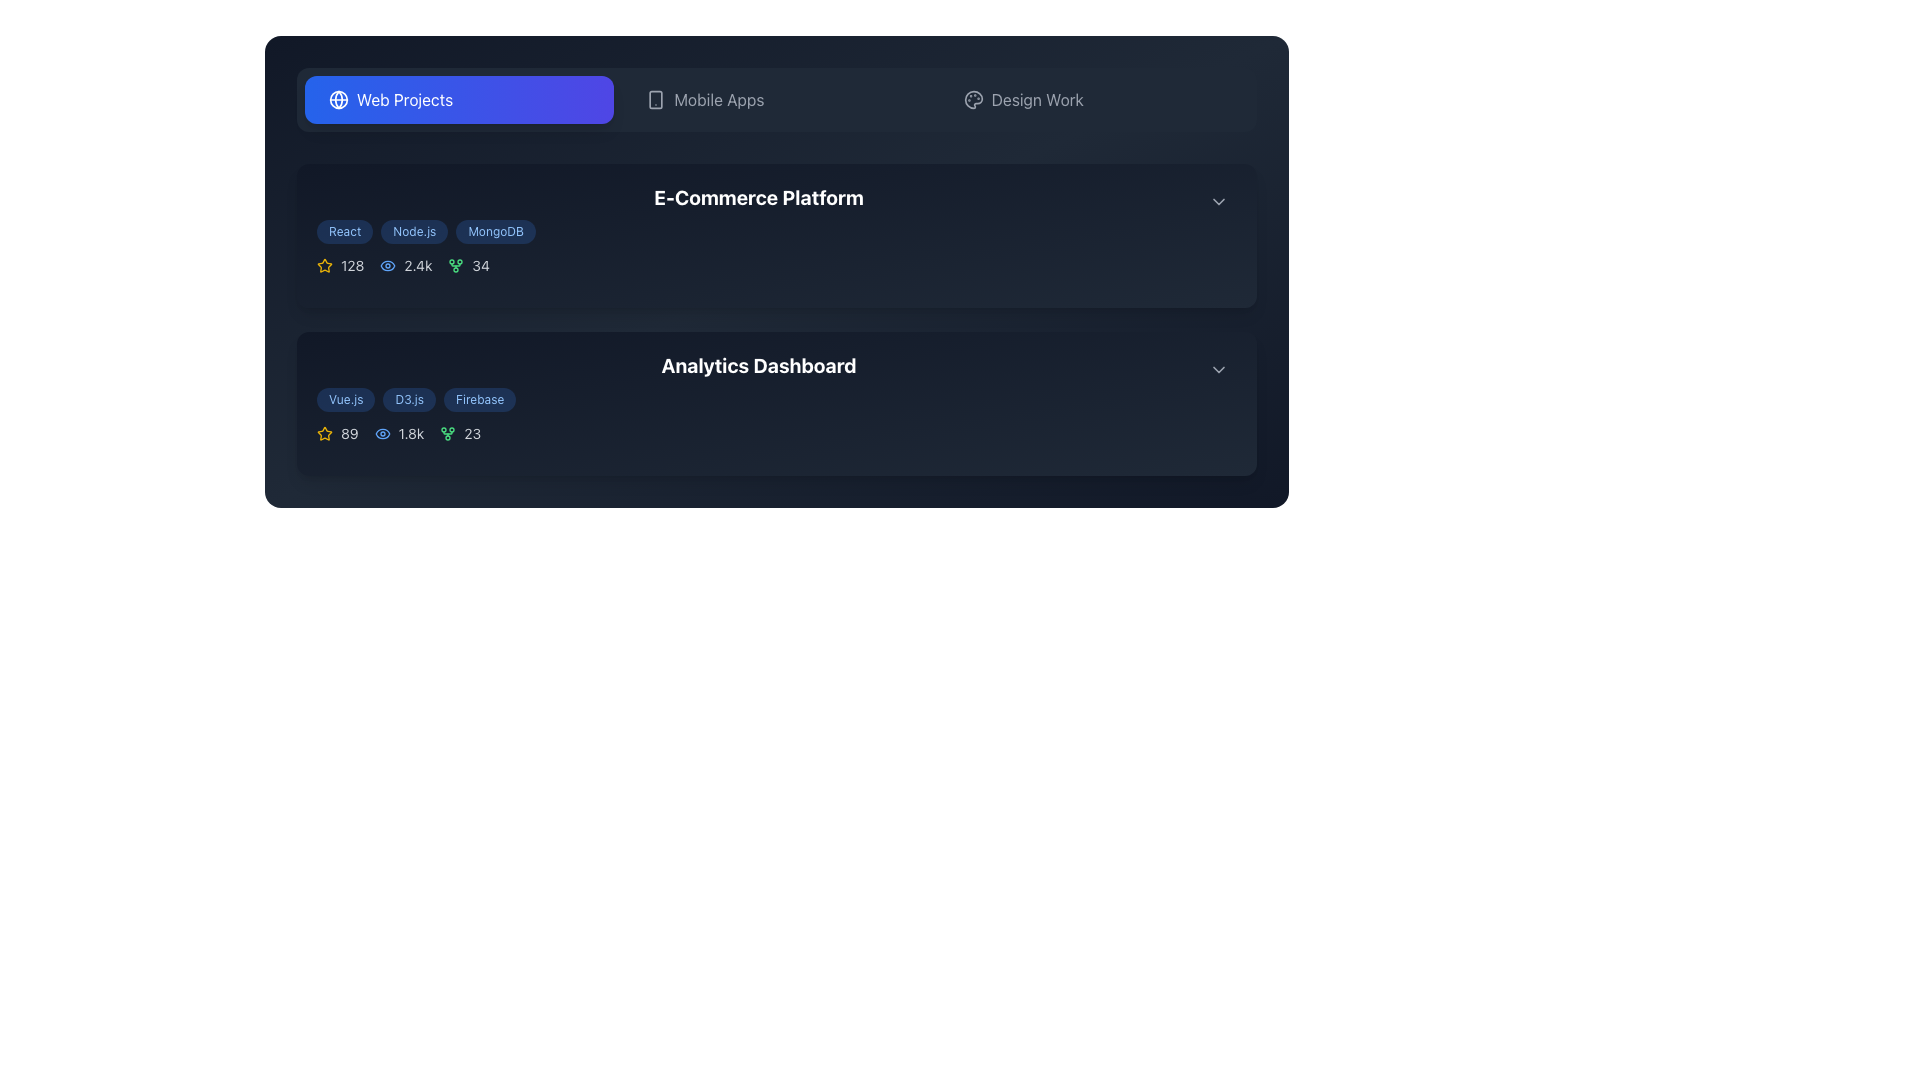 Image resolution: width=1920 pixels, height=1080 pixels. What do you see at coordinates (337, 433) in the screenshot?
I see `the displayed value of the first yellow star icon with the number '89' in gray text, located in the bottom section of the 'Analytics Dashboard'` at bounding box center [337, 433].